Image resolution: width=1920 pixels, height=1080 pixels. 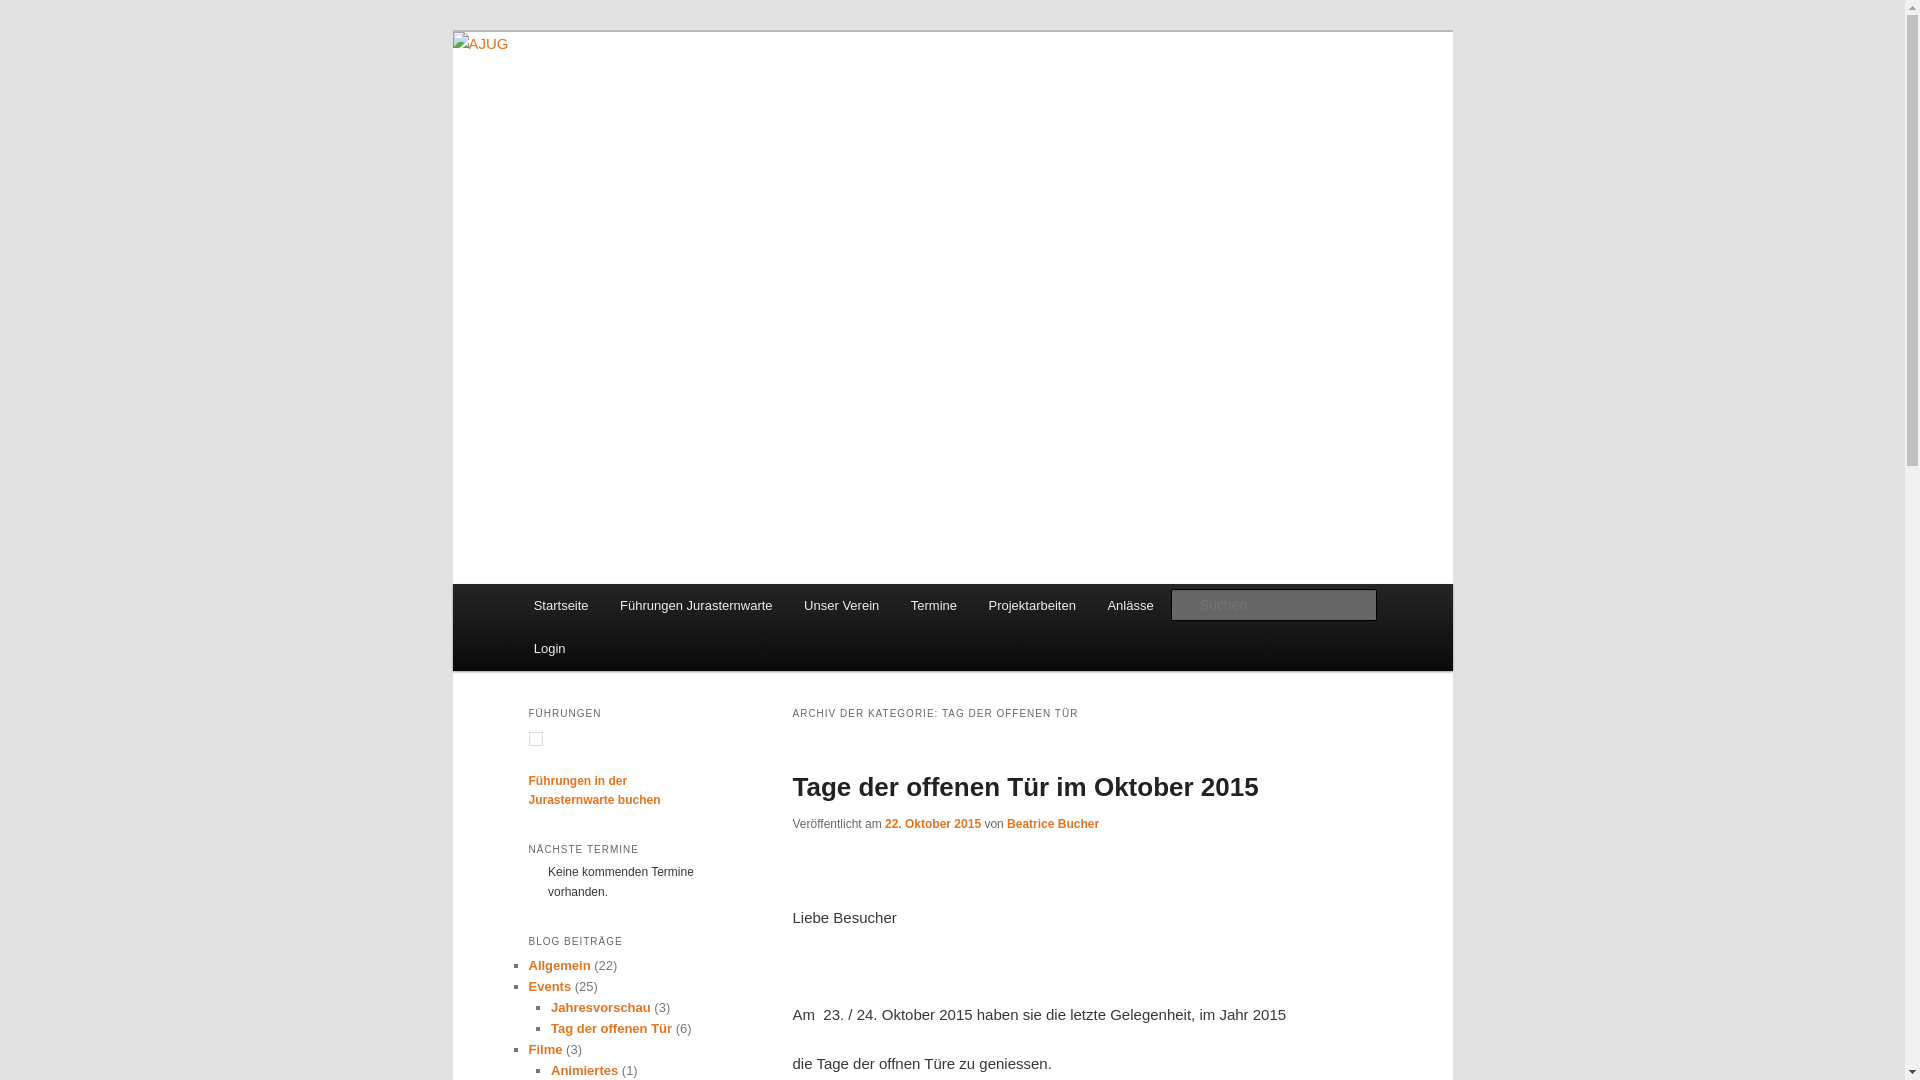 I want to click on 'Zum Inhalt wechseln', so click(x=29, y=30).